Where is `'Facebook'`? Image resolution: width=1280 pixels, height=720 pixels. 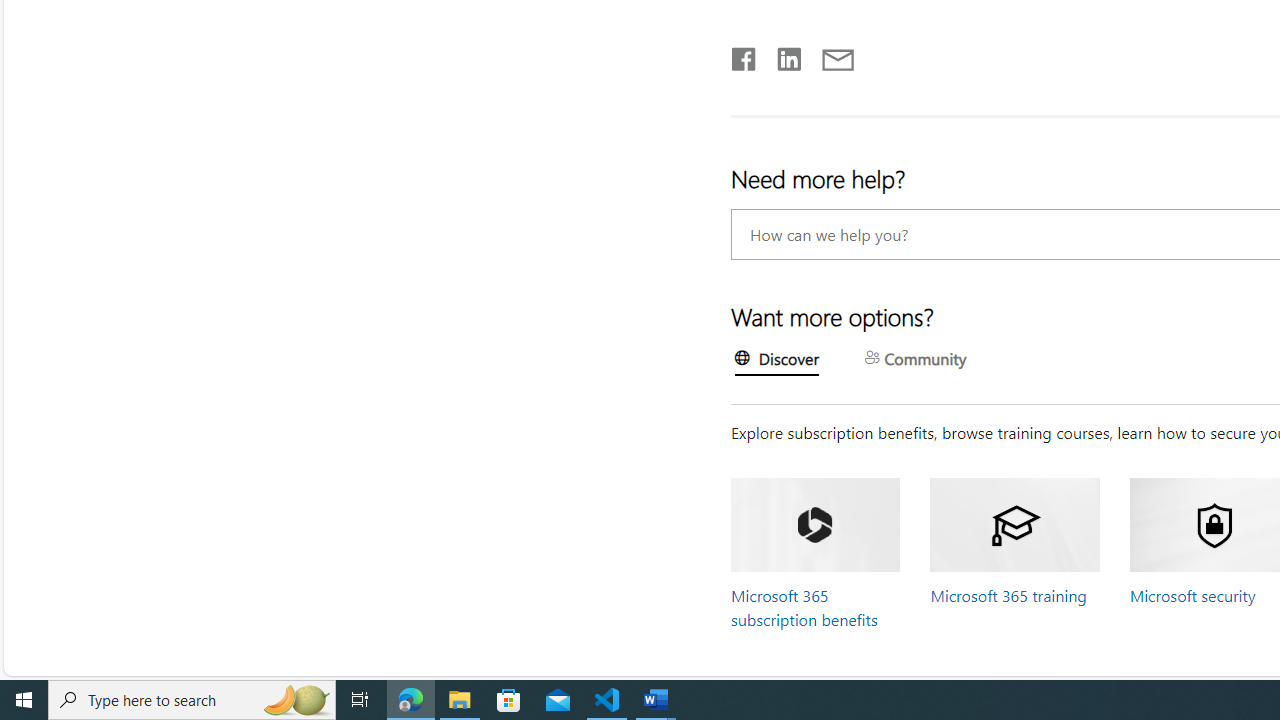
'Facebook' is located at coordinates (742, 54).